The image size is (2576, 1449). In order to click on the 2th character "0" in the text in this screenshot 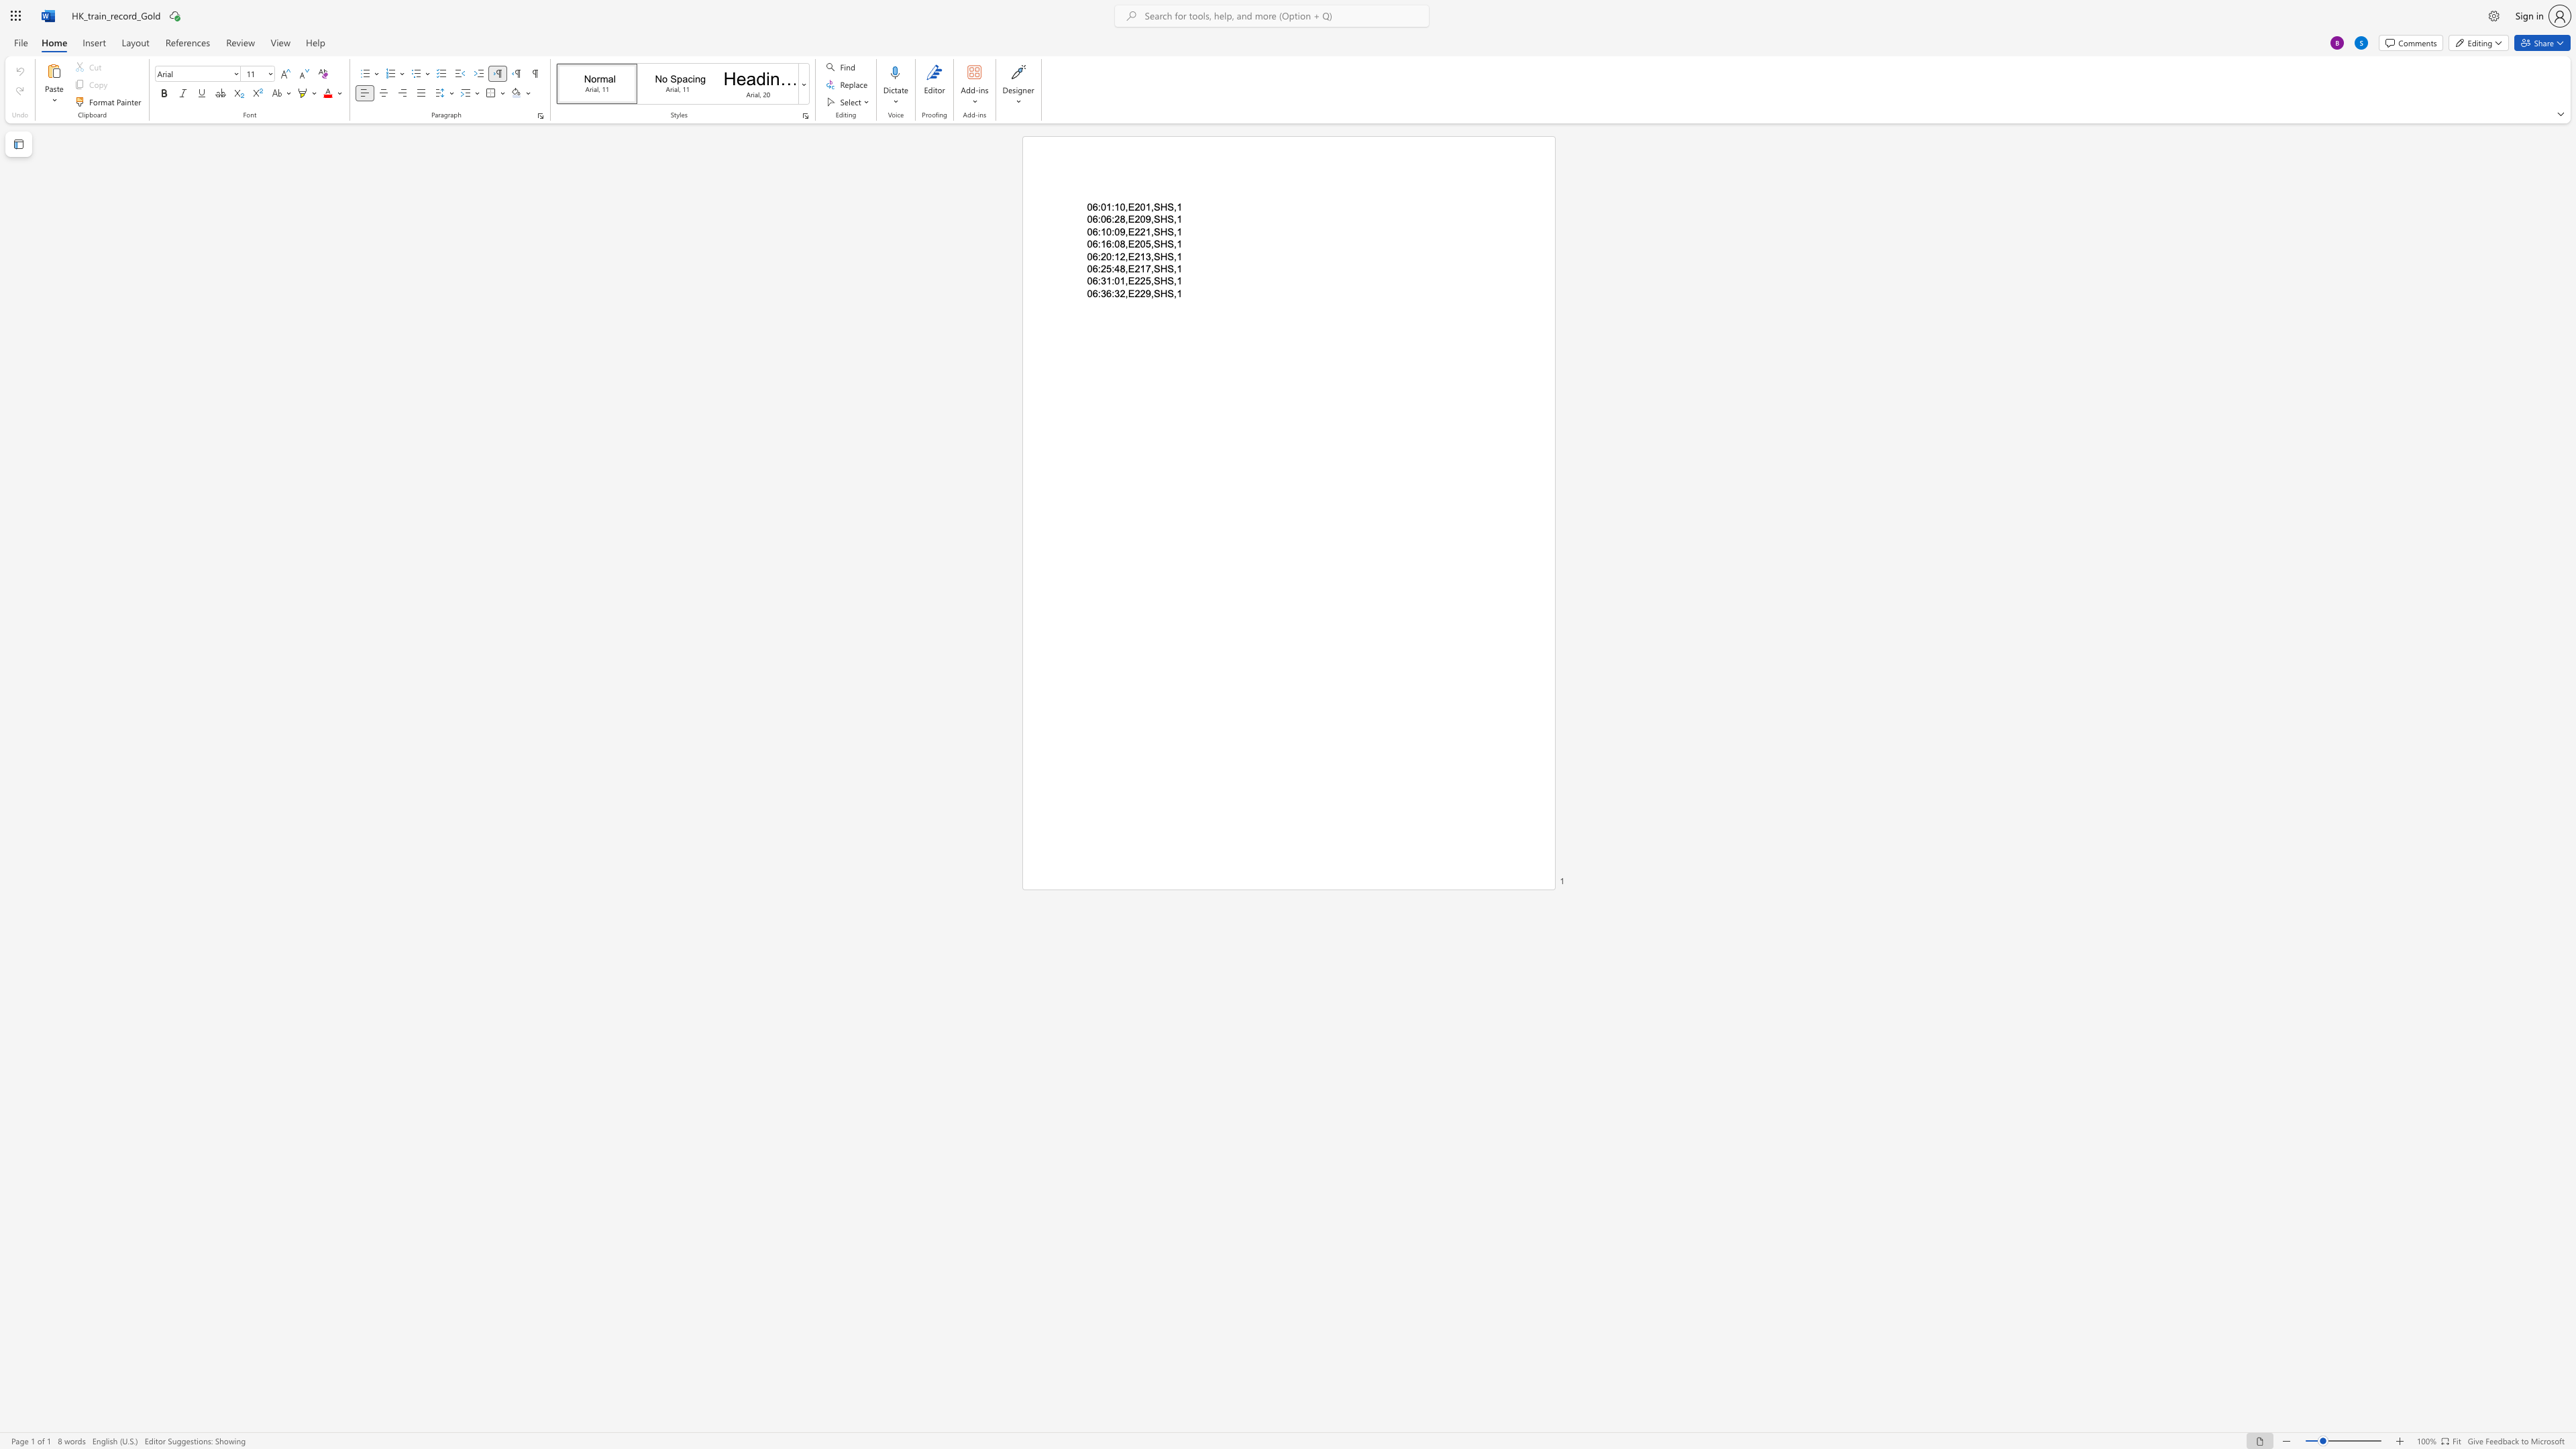, I will do `click(1116, 280)`.